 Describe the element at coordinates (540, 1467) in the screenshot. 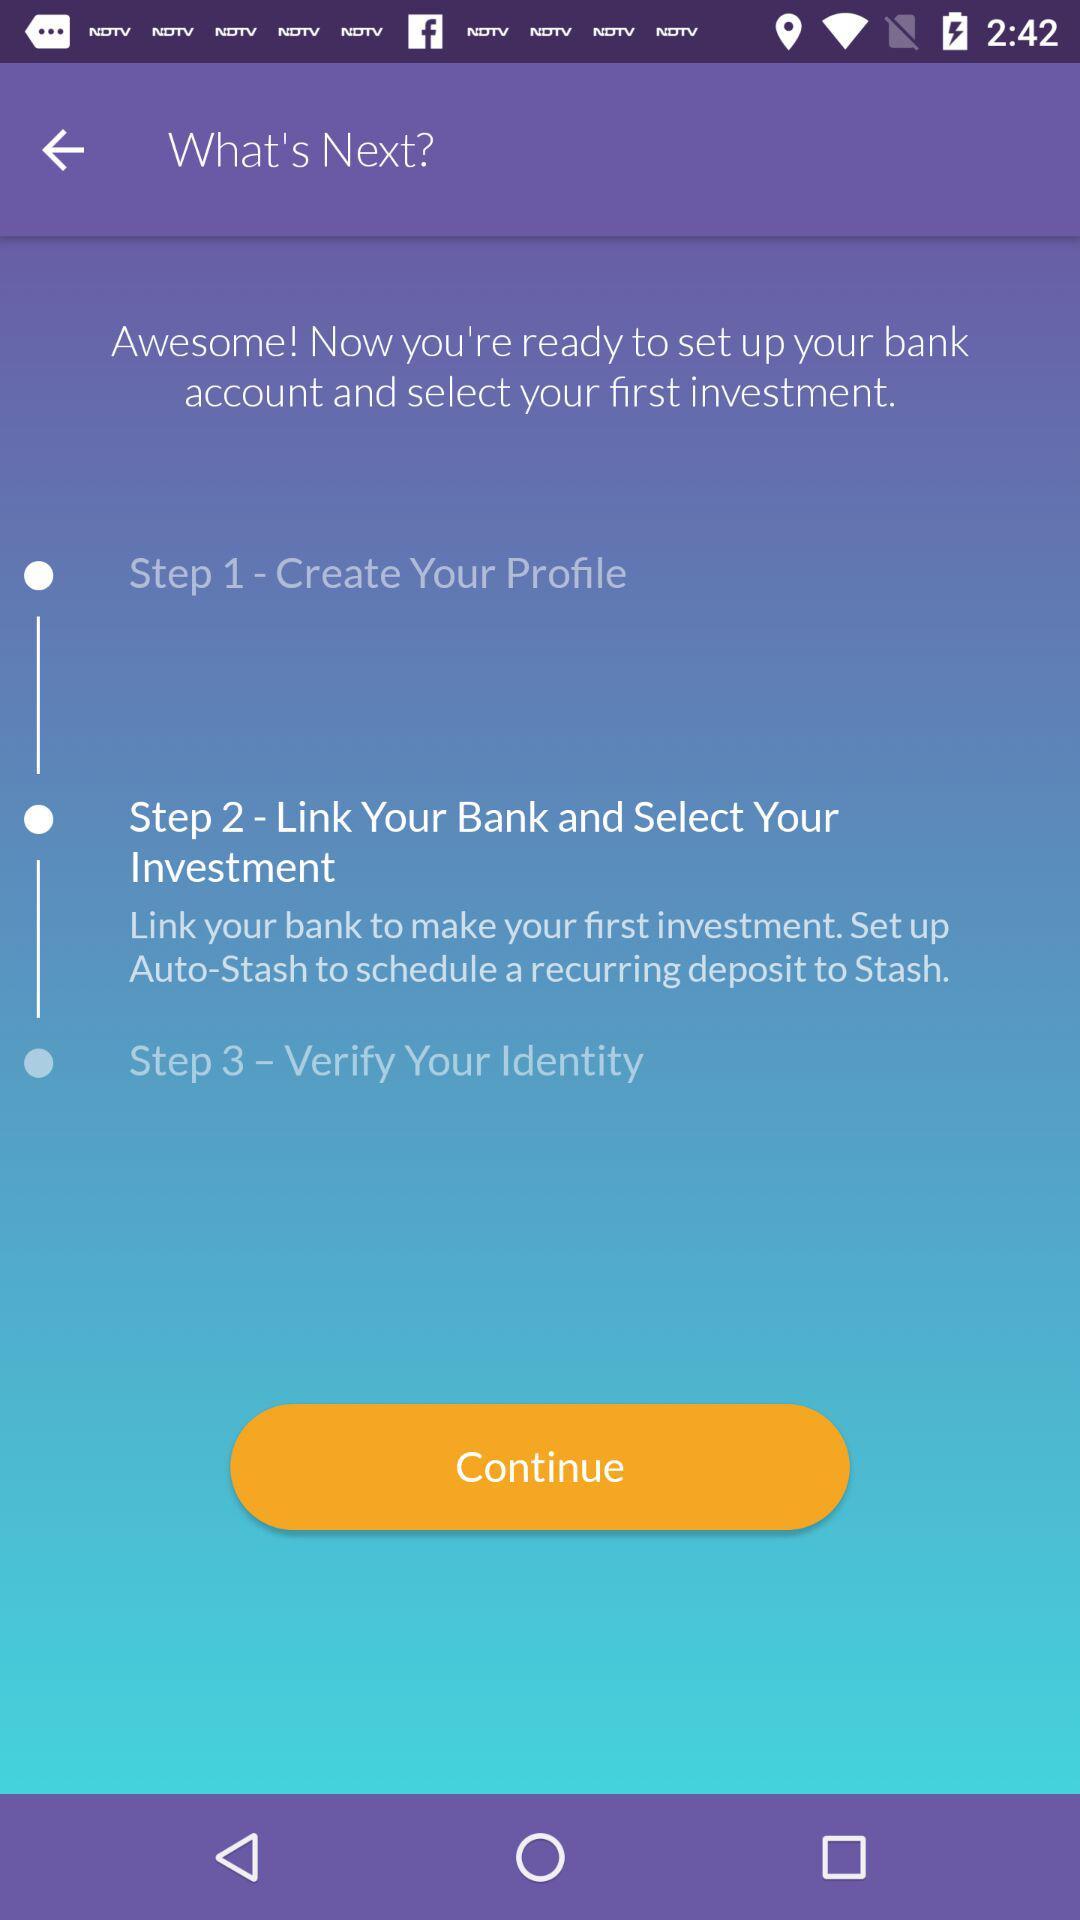

I see `icon below the step 3 verify` at that location.